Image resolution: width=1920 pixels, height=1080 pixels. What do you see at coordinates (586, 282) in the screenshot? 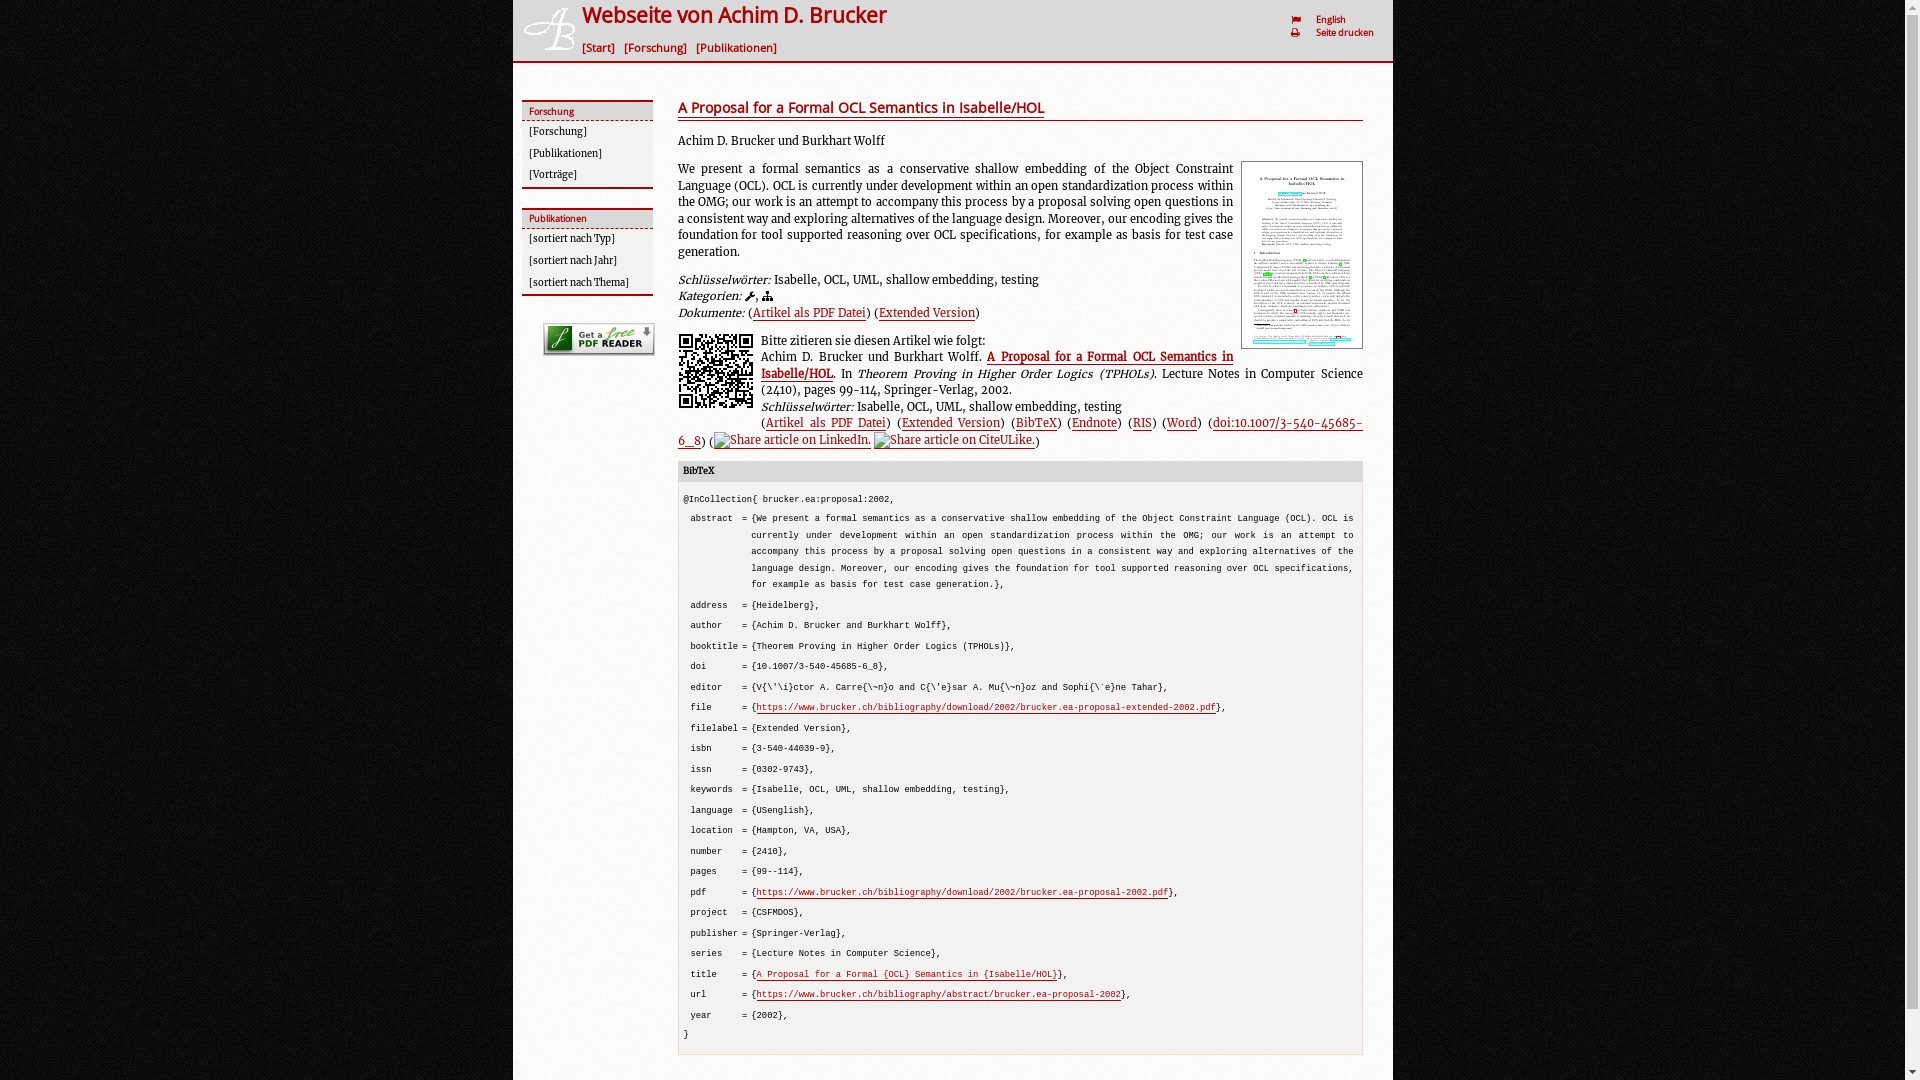
I see `'[sortiert nach Thema]'` at bounding box center [586, 282].